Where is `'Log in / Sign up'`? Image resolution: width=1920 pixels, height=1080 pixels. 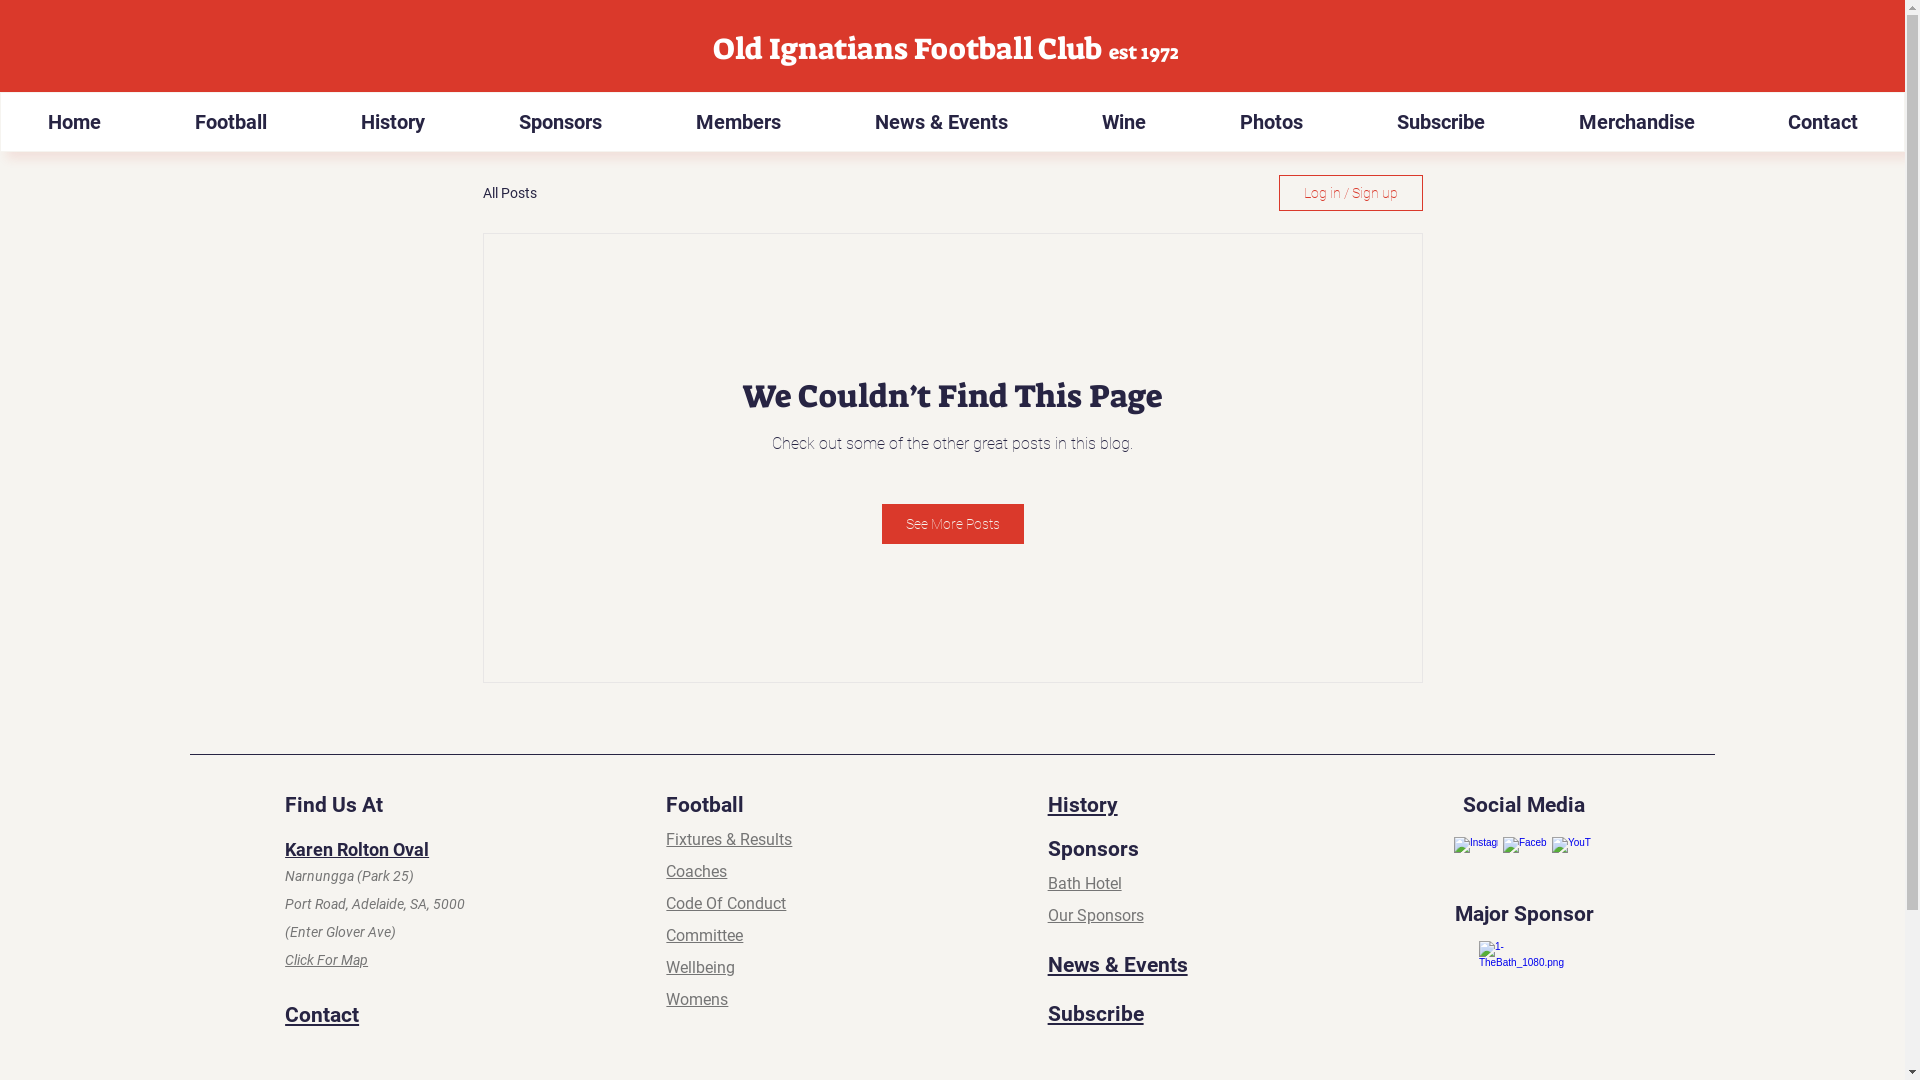 'Log in / Sign up' is located at coordinates (1349, 192).